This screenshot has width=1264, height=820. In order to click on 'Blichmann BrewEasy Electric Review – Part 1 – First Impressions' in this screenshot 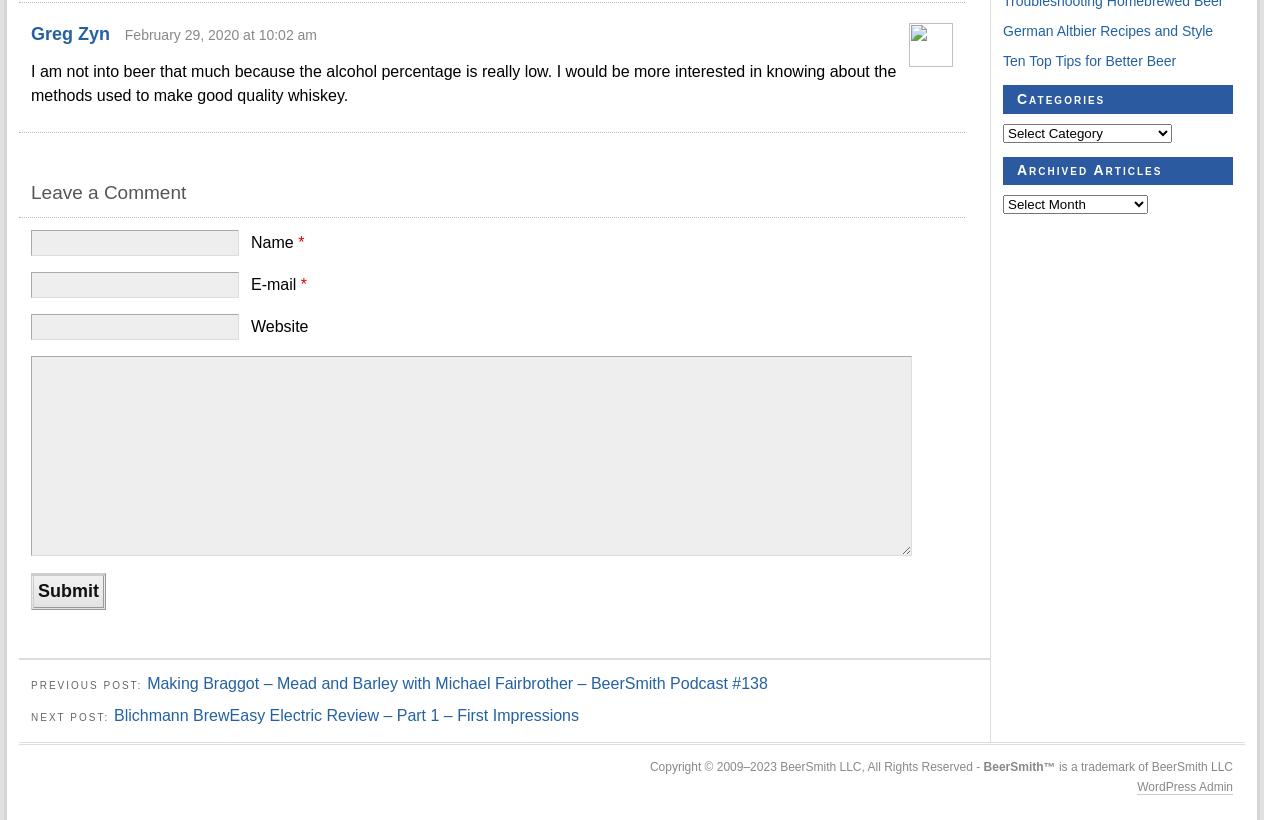, I will do `click(112, 714)`.